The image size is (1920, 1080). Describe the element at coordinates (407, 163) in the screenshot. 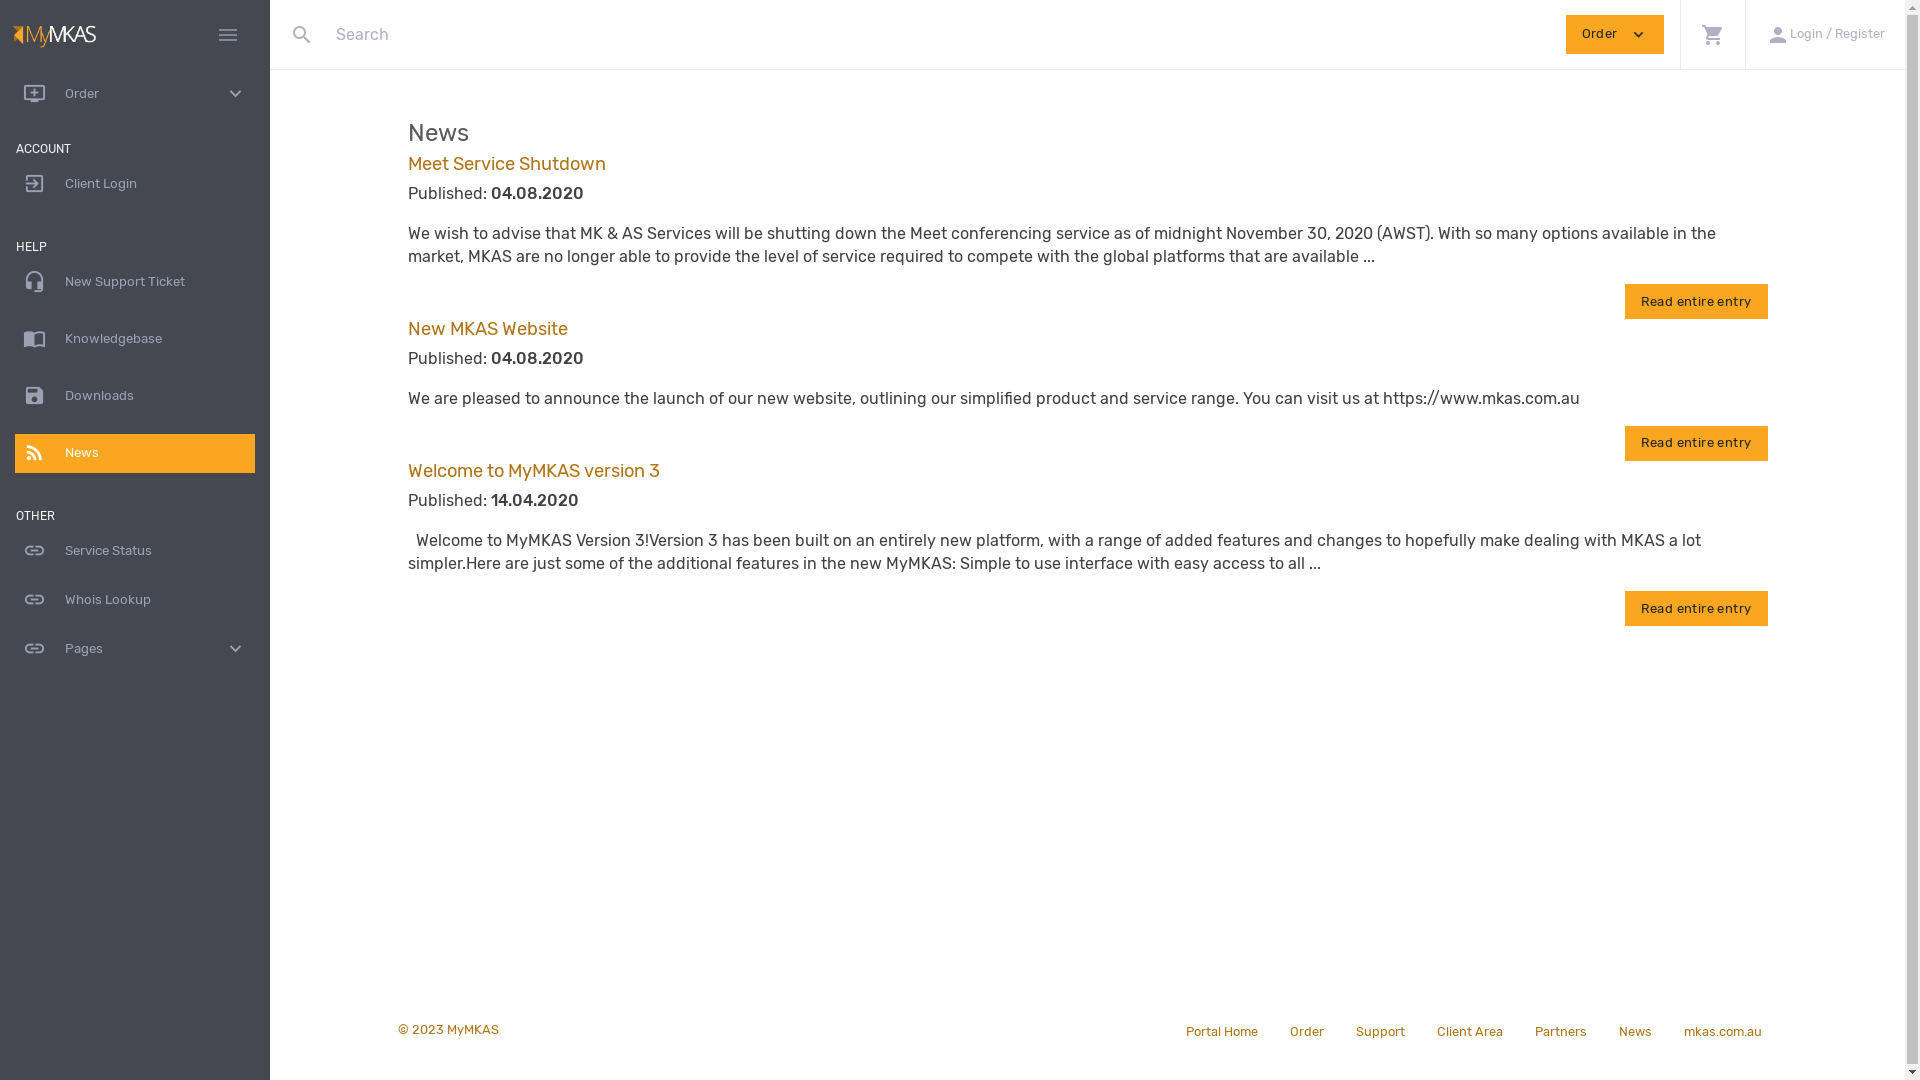

I see `'Meet Service Shutdown'` at that location.